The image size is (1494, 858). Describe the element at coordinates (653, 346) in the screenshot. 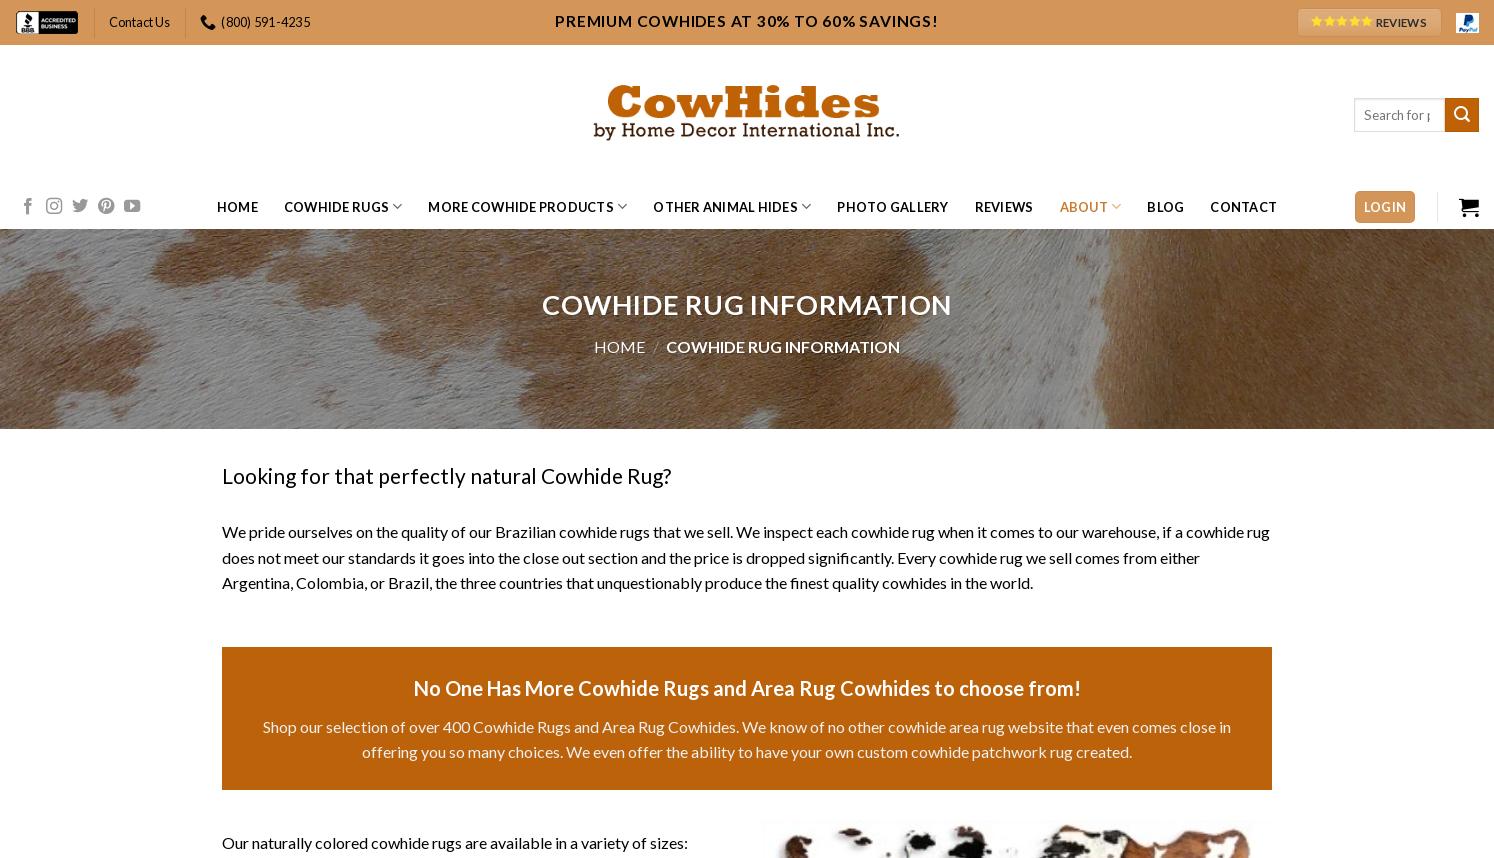

I see `'/'` at that location.